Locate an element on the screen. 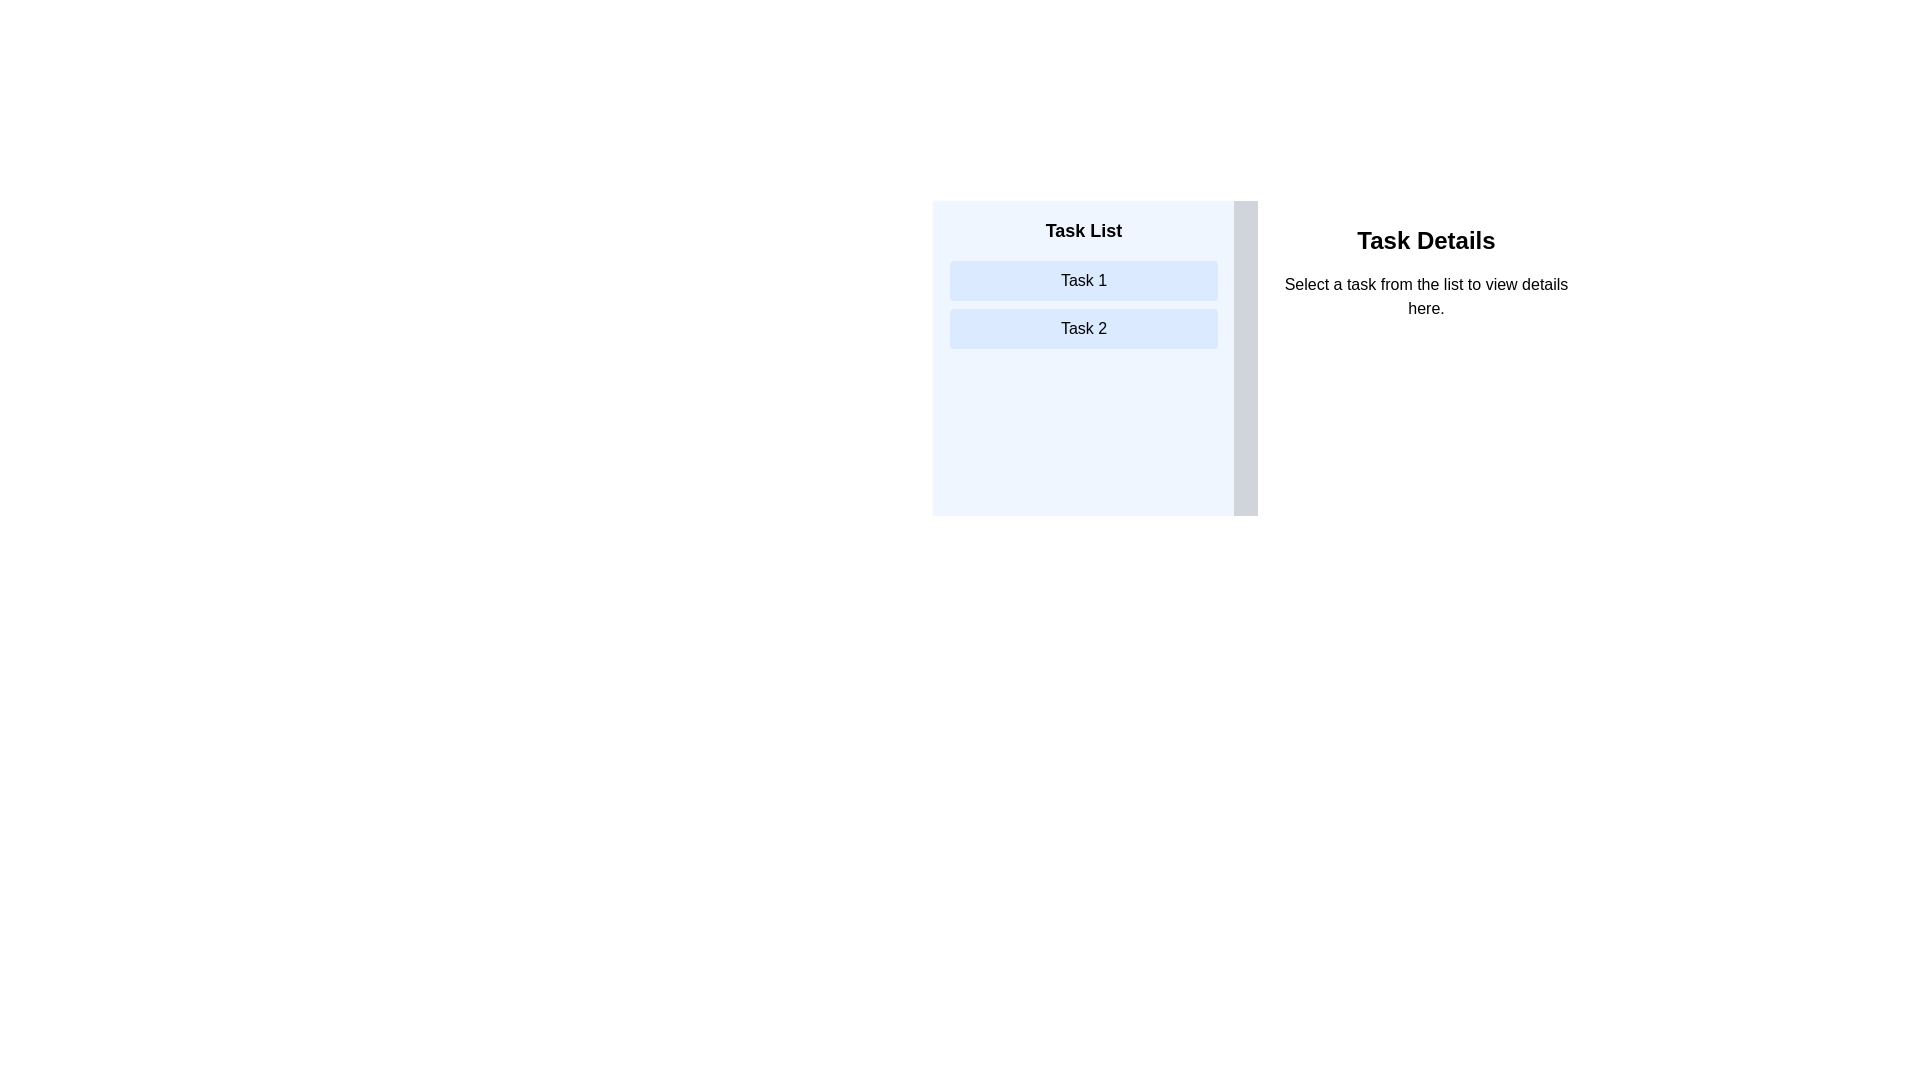 The height and width of the screenshot is (1080, 1920). the bold text label displaying 'Task List' at the top center of the panel with a light blue background is located at coordinates (1083, 230).